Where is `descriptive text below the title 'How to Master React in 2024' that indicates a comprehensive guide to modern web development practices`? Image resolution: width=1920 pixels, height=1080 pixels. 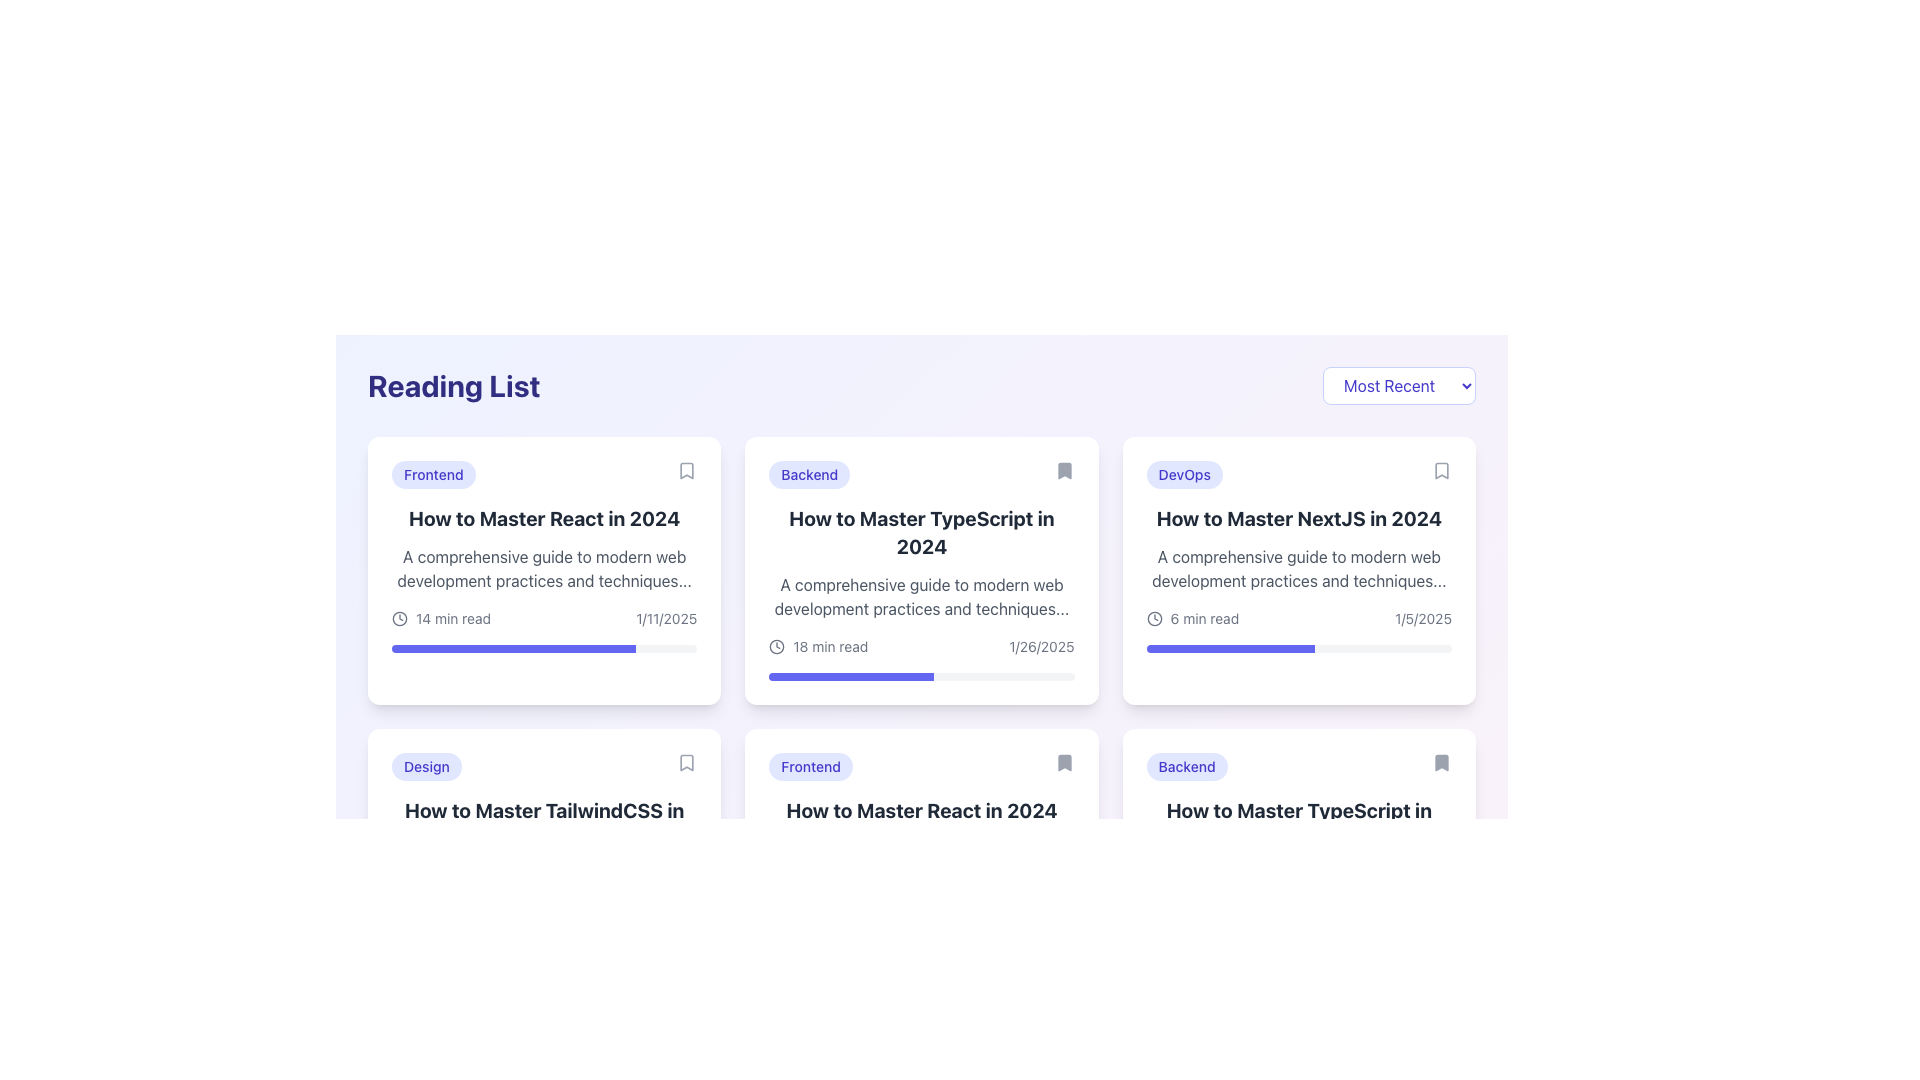 descriptive text below the title 'How to Master React in 2024' that indicates a comprehensive guide to modern web development practices is located at coordinates (544, 569).